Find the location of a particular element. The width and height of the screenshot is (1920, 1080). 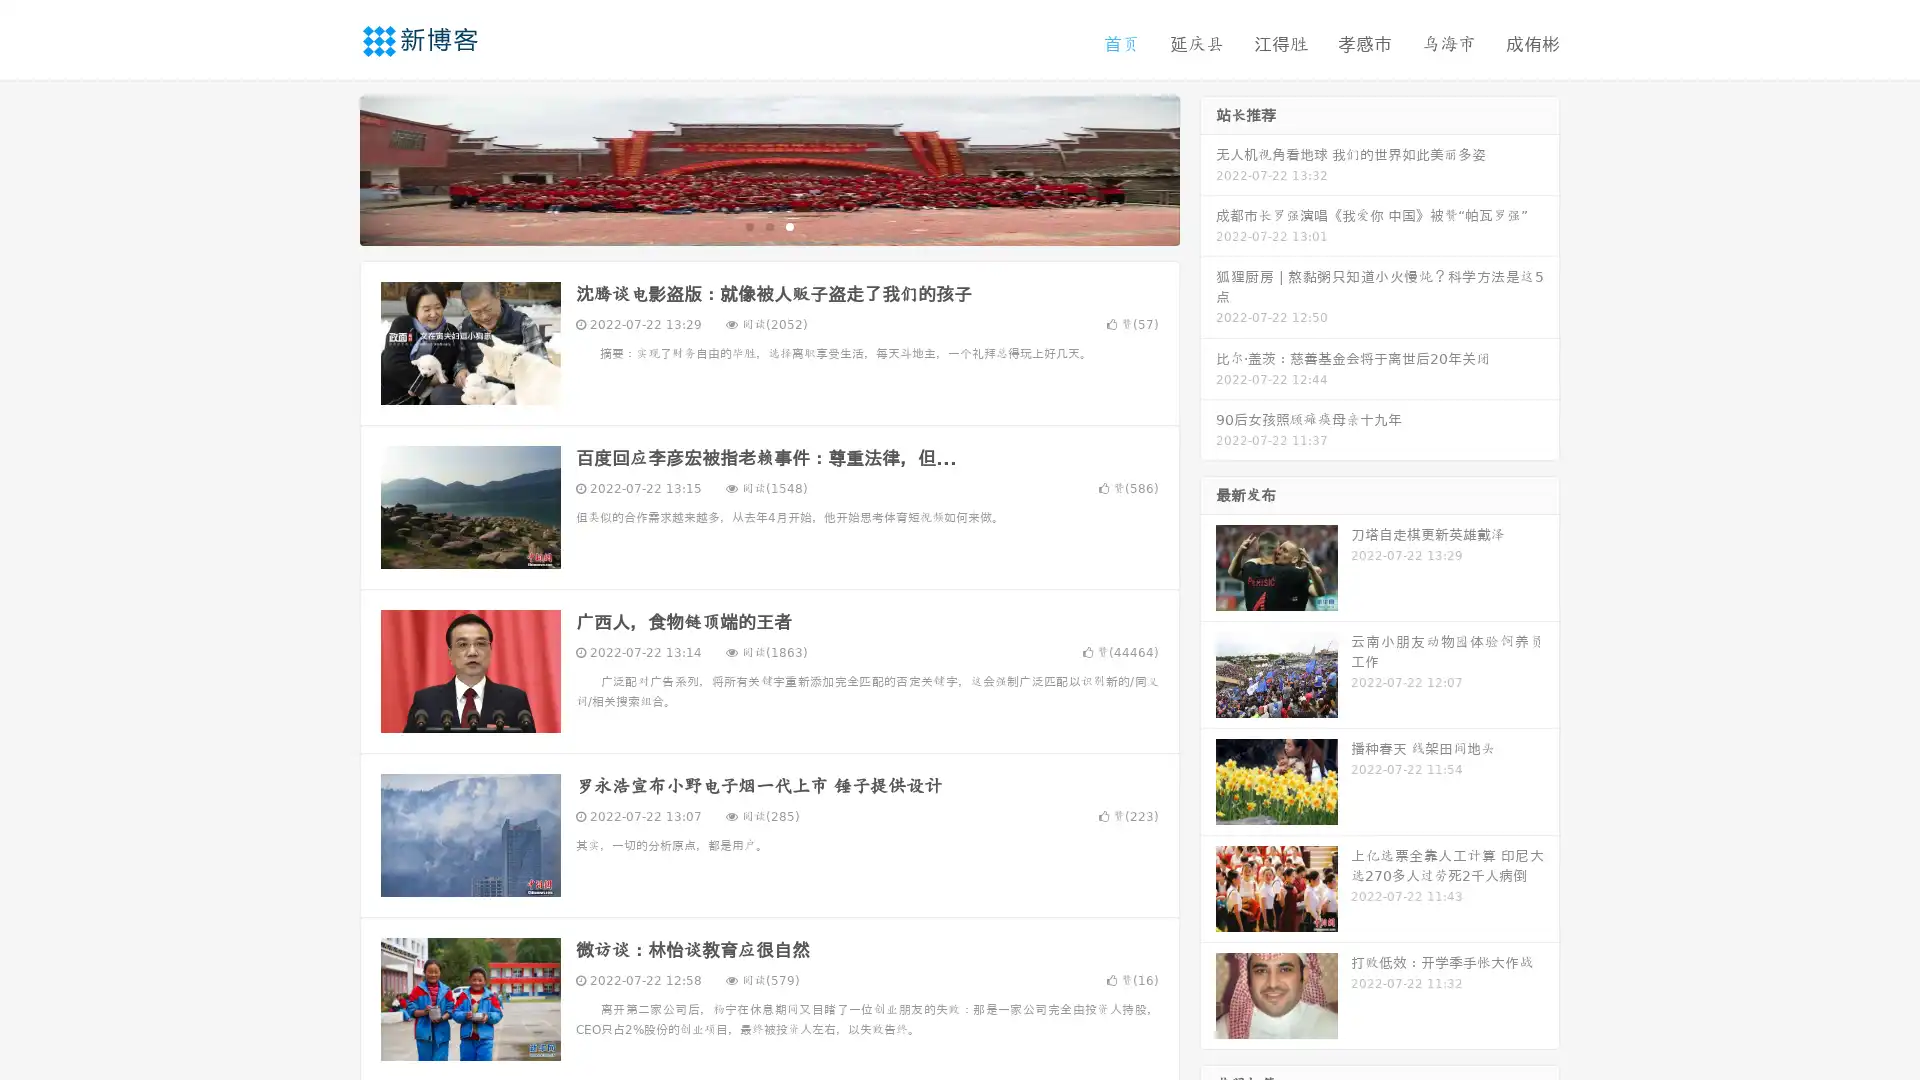

Next slide is located at coordinates (1208, 168).